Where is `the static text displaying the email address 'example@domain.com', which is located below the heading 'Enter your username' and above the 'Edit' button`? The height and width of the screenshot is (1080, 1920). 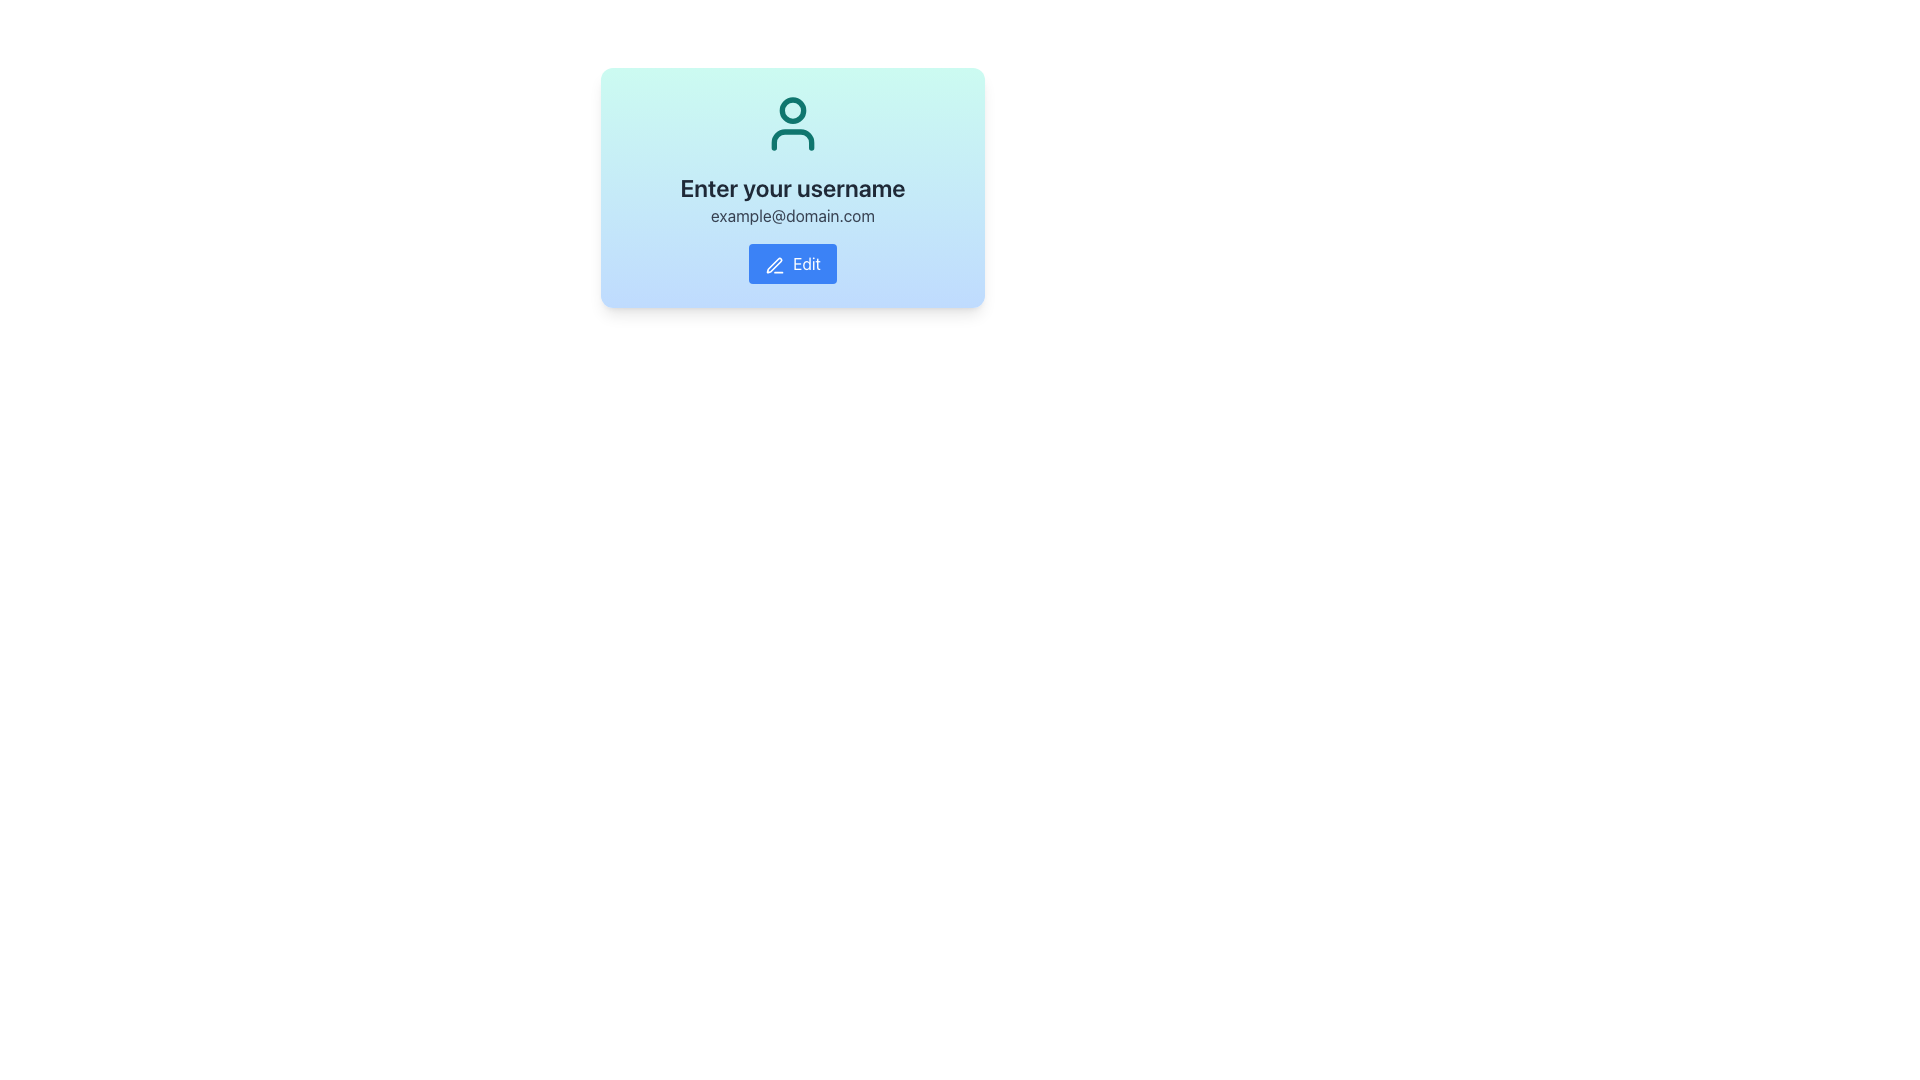
the static text displaying the email address 'example@domain.com', which is located below the heading 'Enter your username' and above the 'Edit' button is located at coordinates (791, 216).